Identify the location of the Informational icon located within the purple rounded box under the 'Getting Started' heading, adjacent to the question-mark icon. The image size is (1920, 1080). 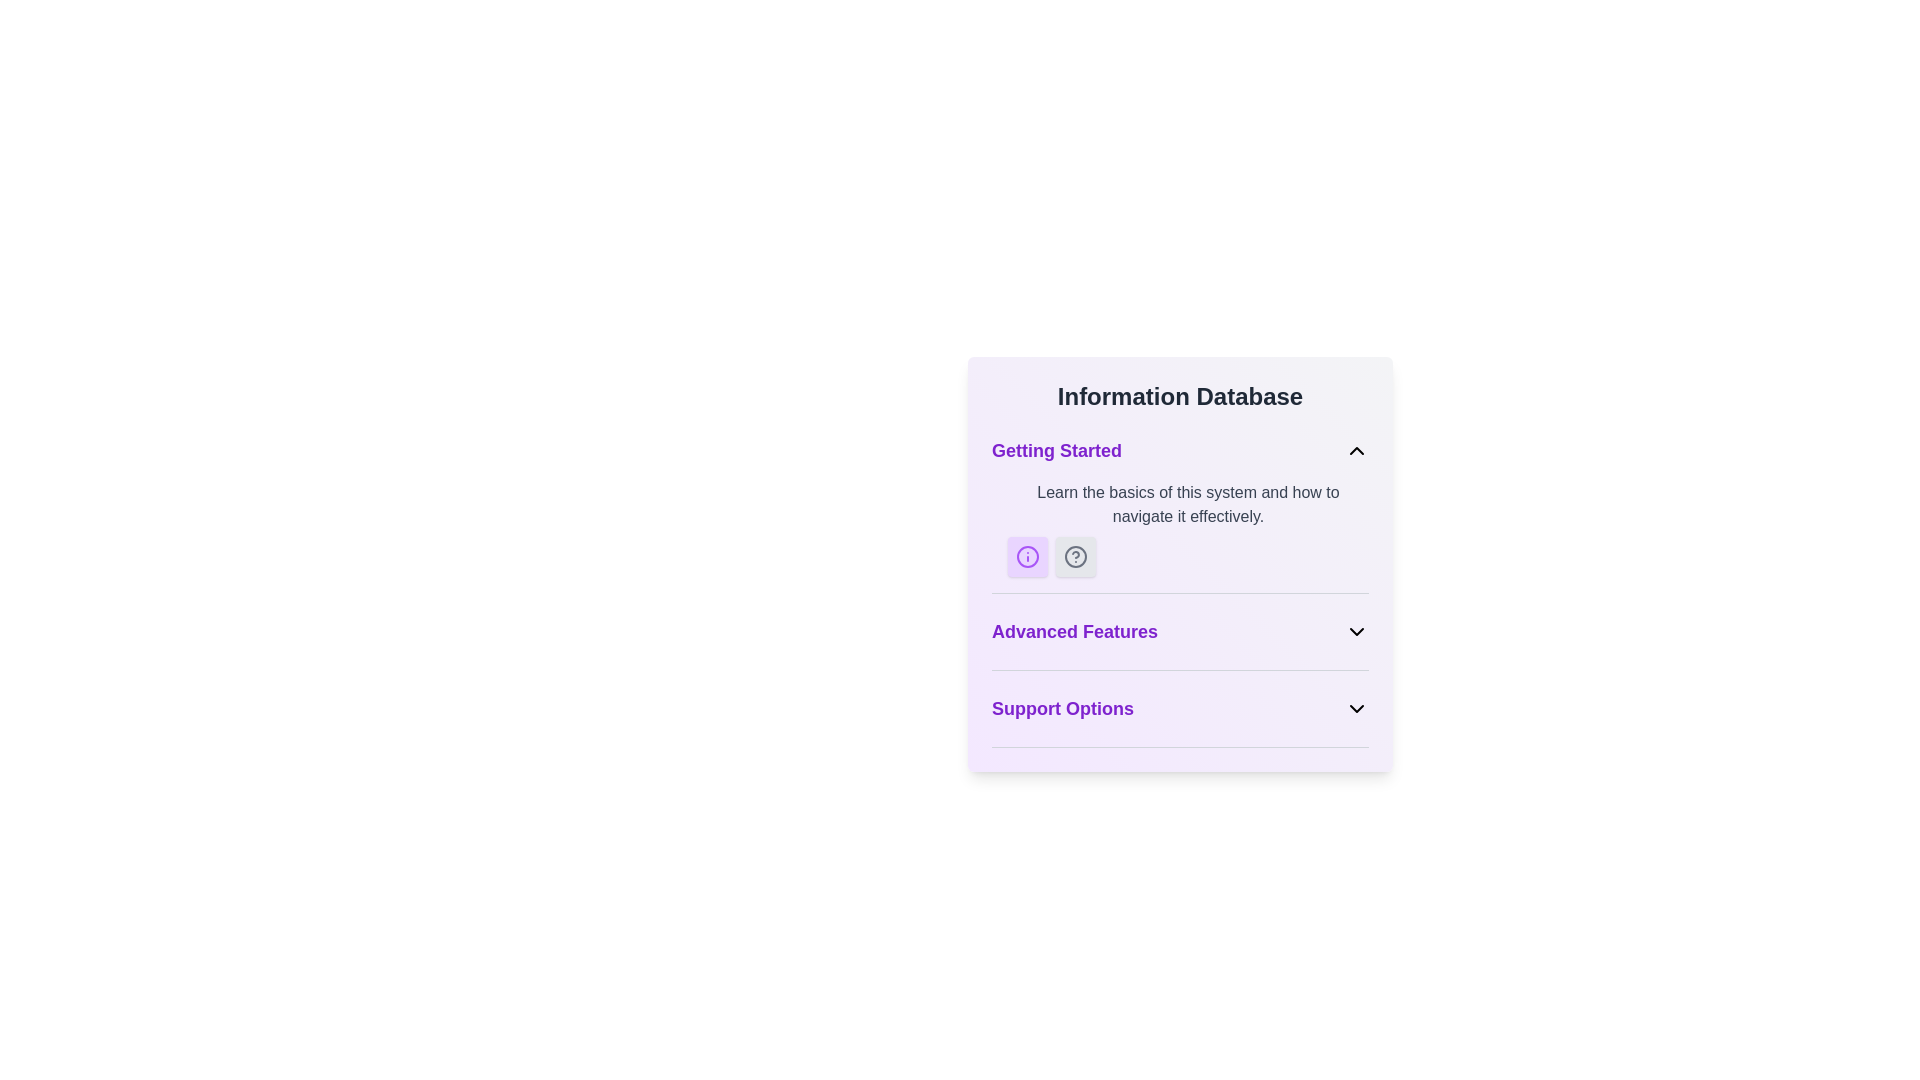
(1027, 556).